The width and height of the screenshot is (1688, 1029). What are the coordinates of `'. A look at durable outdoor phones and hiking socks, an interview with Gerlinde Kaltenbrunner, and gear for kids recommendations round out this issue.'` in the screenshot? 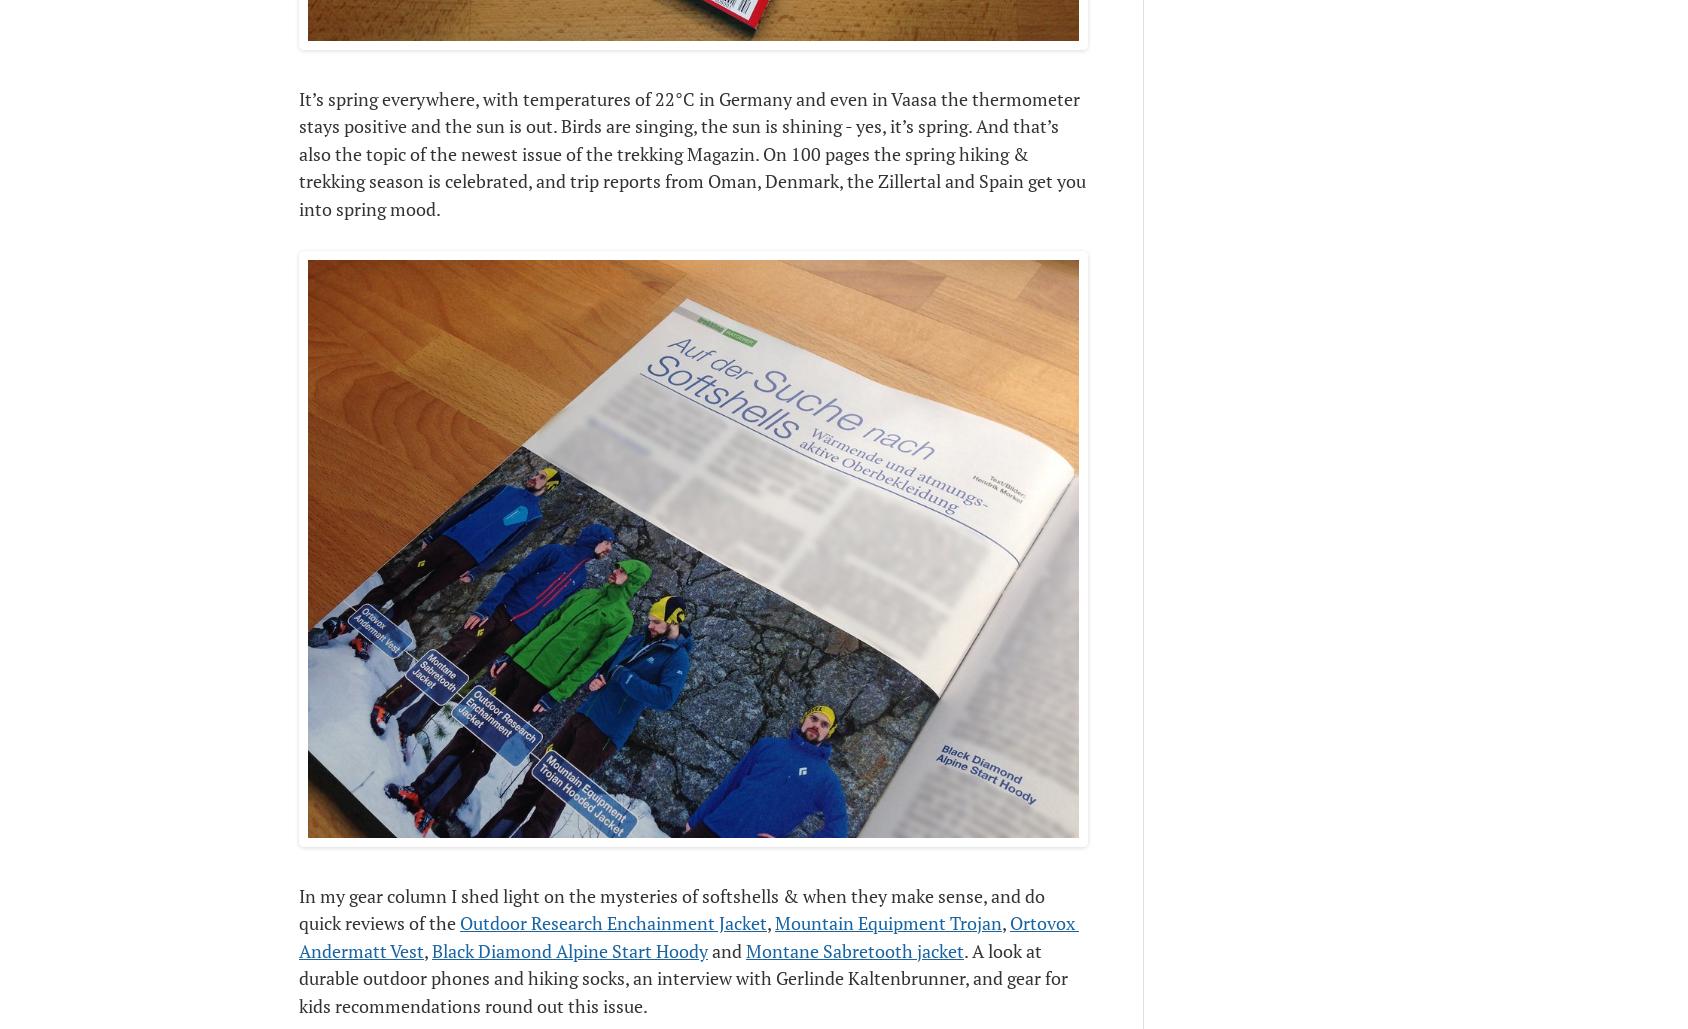 It's located at (682, 976).